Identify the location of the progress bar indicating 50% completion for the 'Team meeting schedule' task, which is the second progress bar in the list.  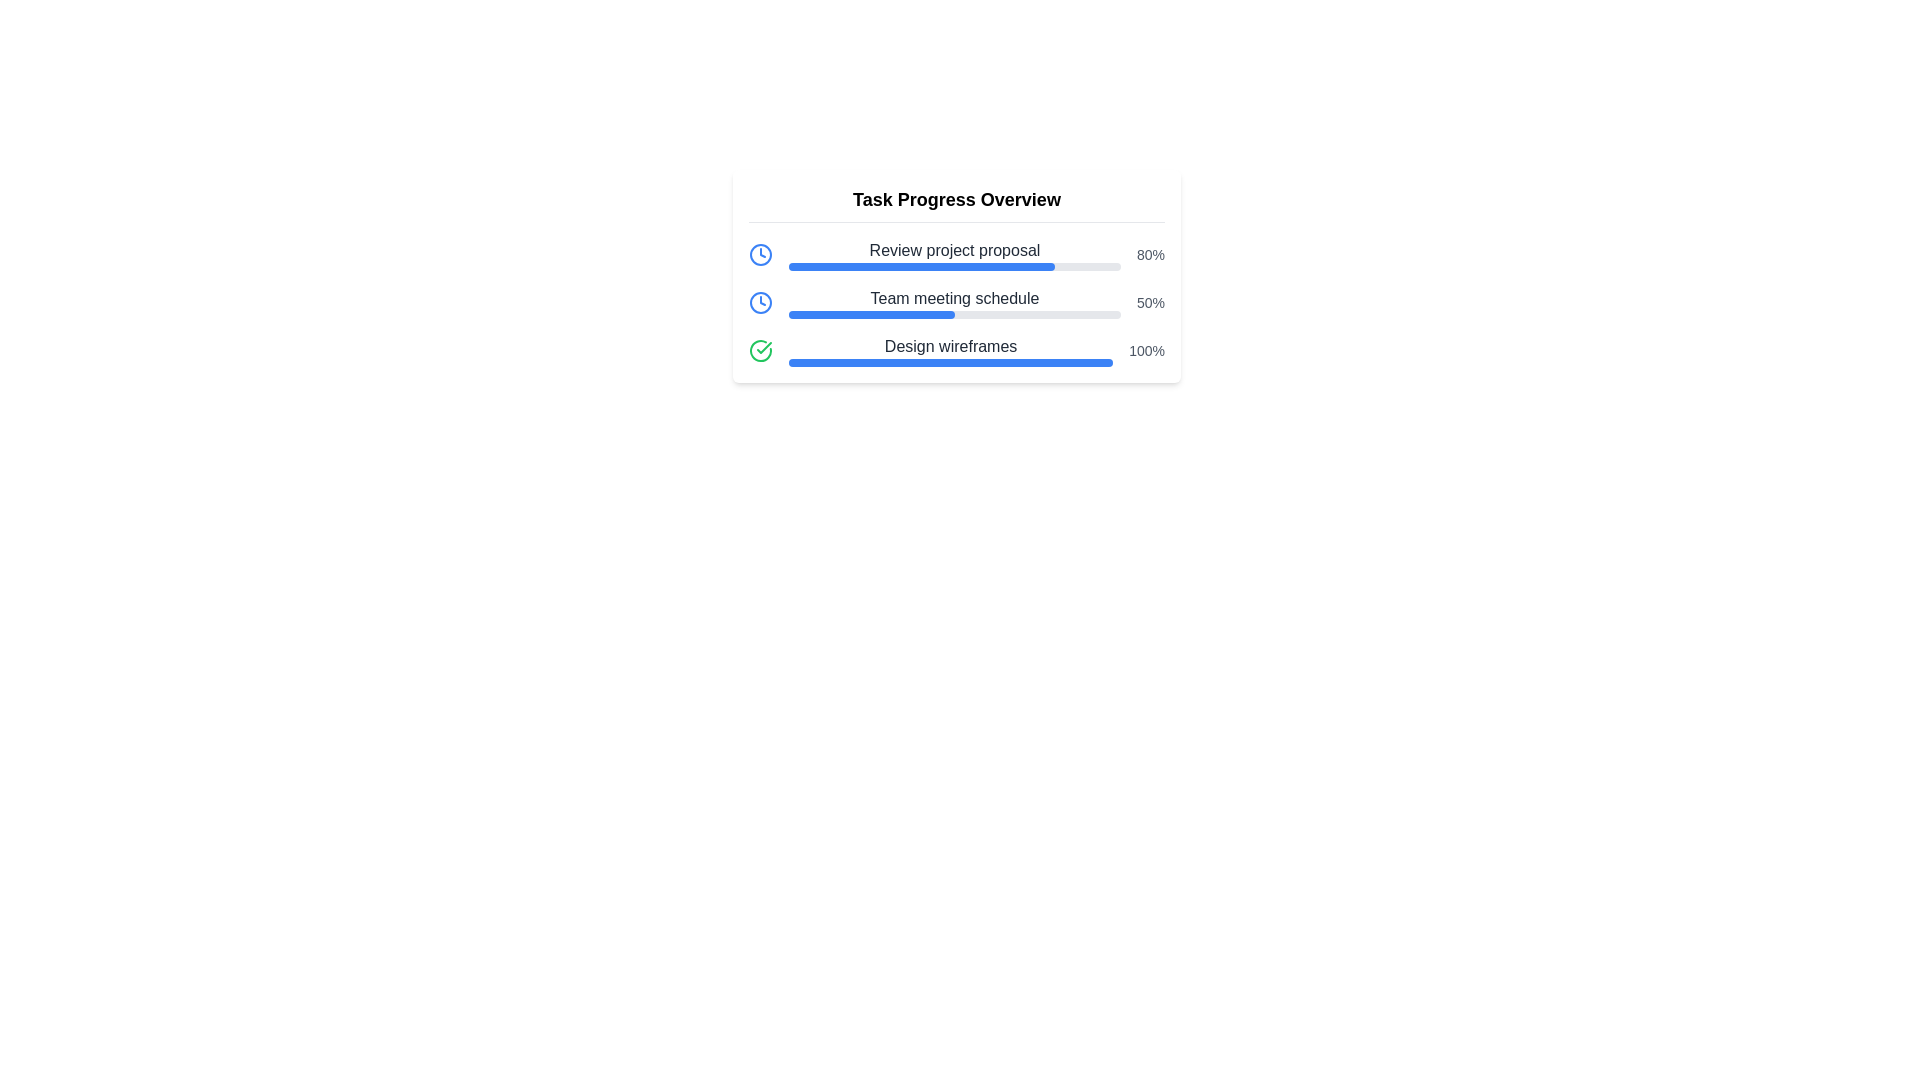
(872, 315).